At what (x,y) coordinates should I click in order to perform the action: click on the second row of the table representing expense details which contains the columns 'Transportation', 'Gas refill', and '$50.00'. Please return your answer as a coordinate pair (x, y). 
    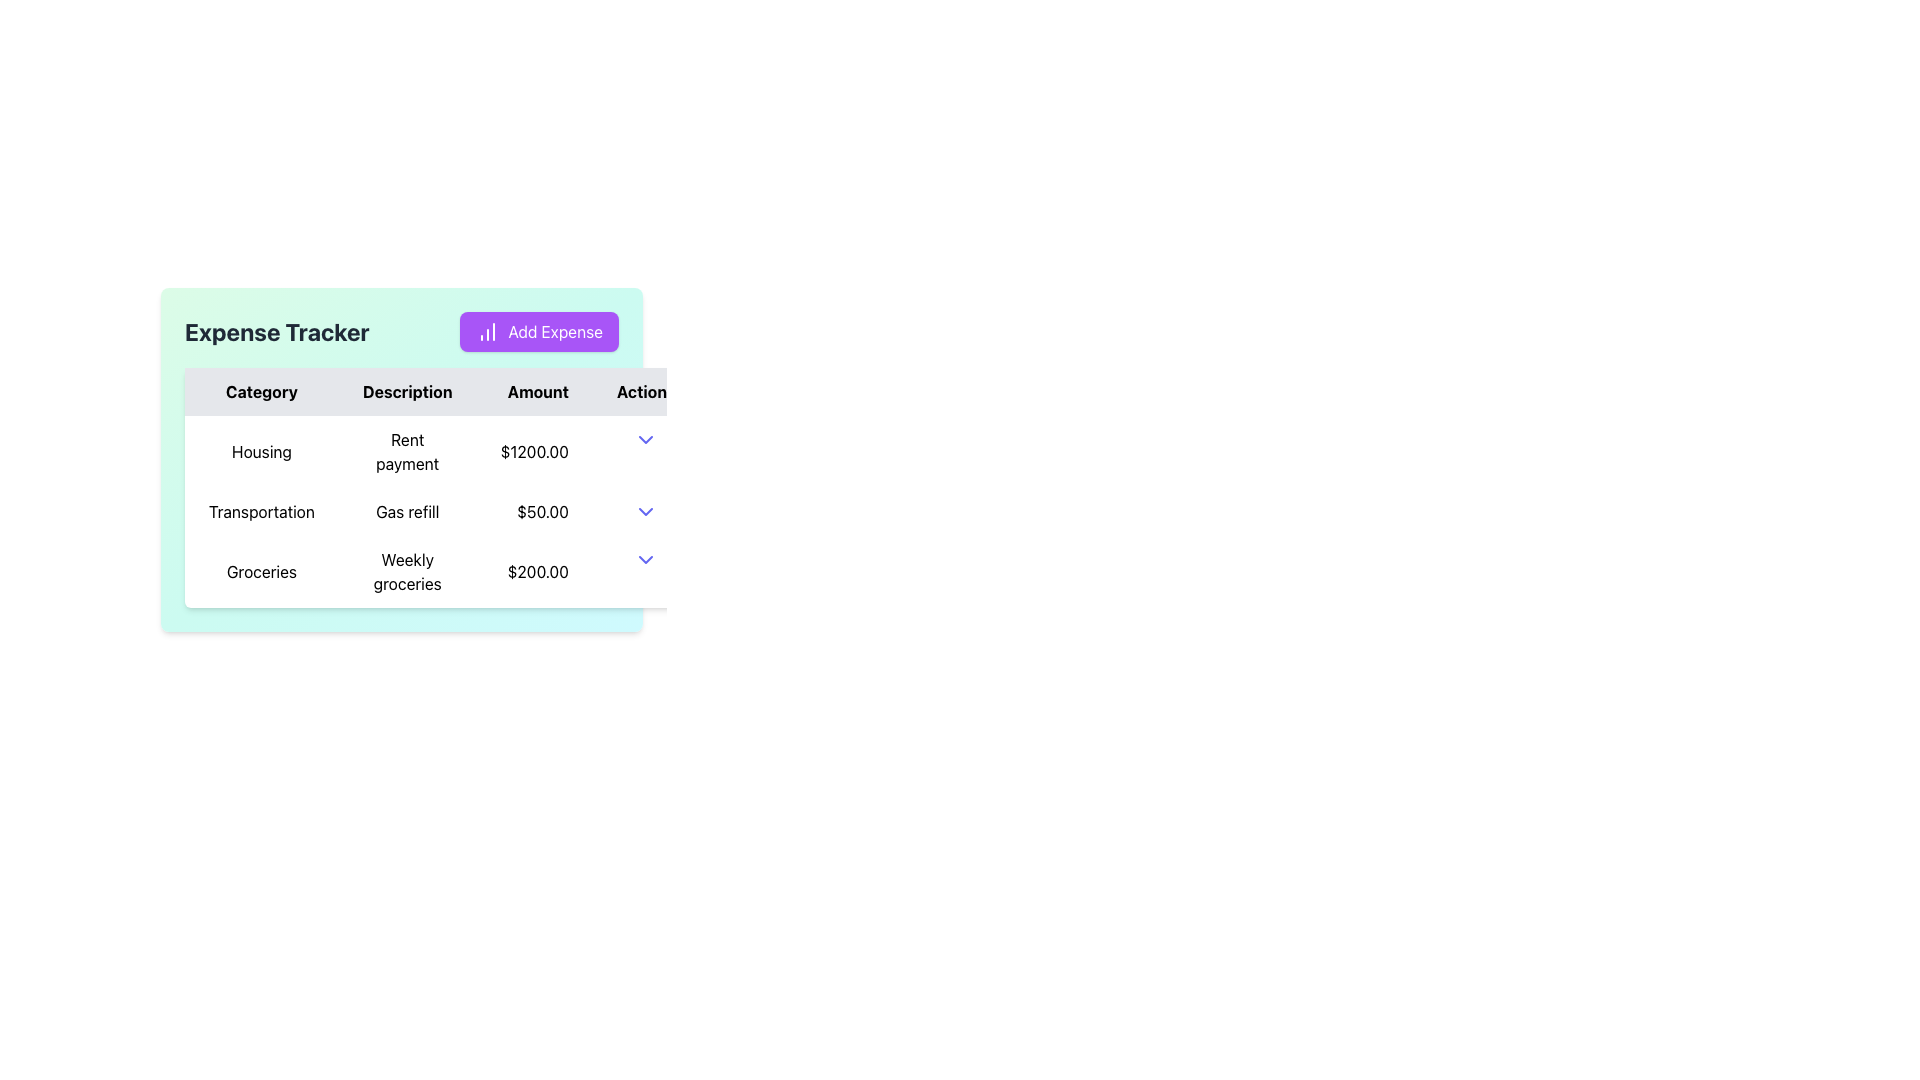
    Looking at the image, I should click on (441, 511).